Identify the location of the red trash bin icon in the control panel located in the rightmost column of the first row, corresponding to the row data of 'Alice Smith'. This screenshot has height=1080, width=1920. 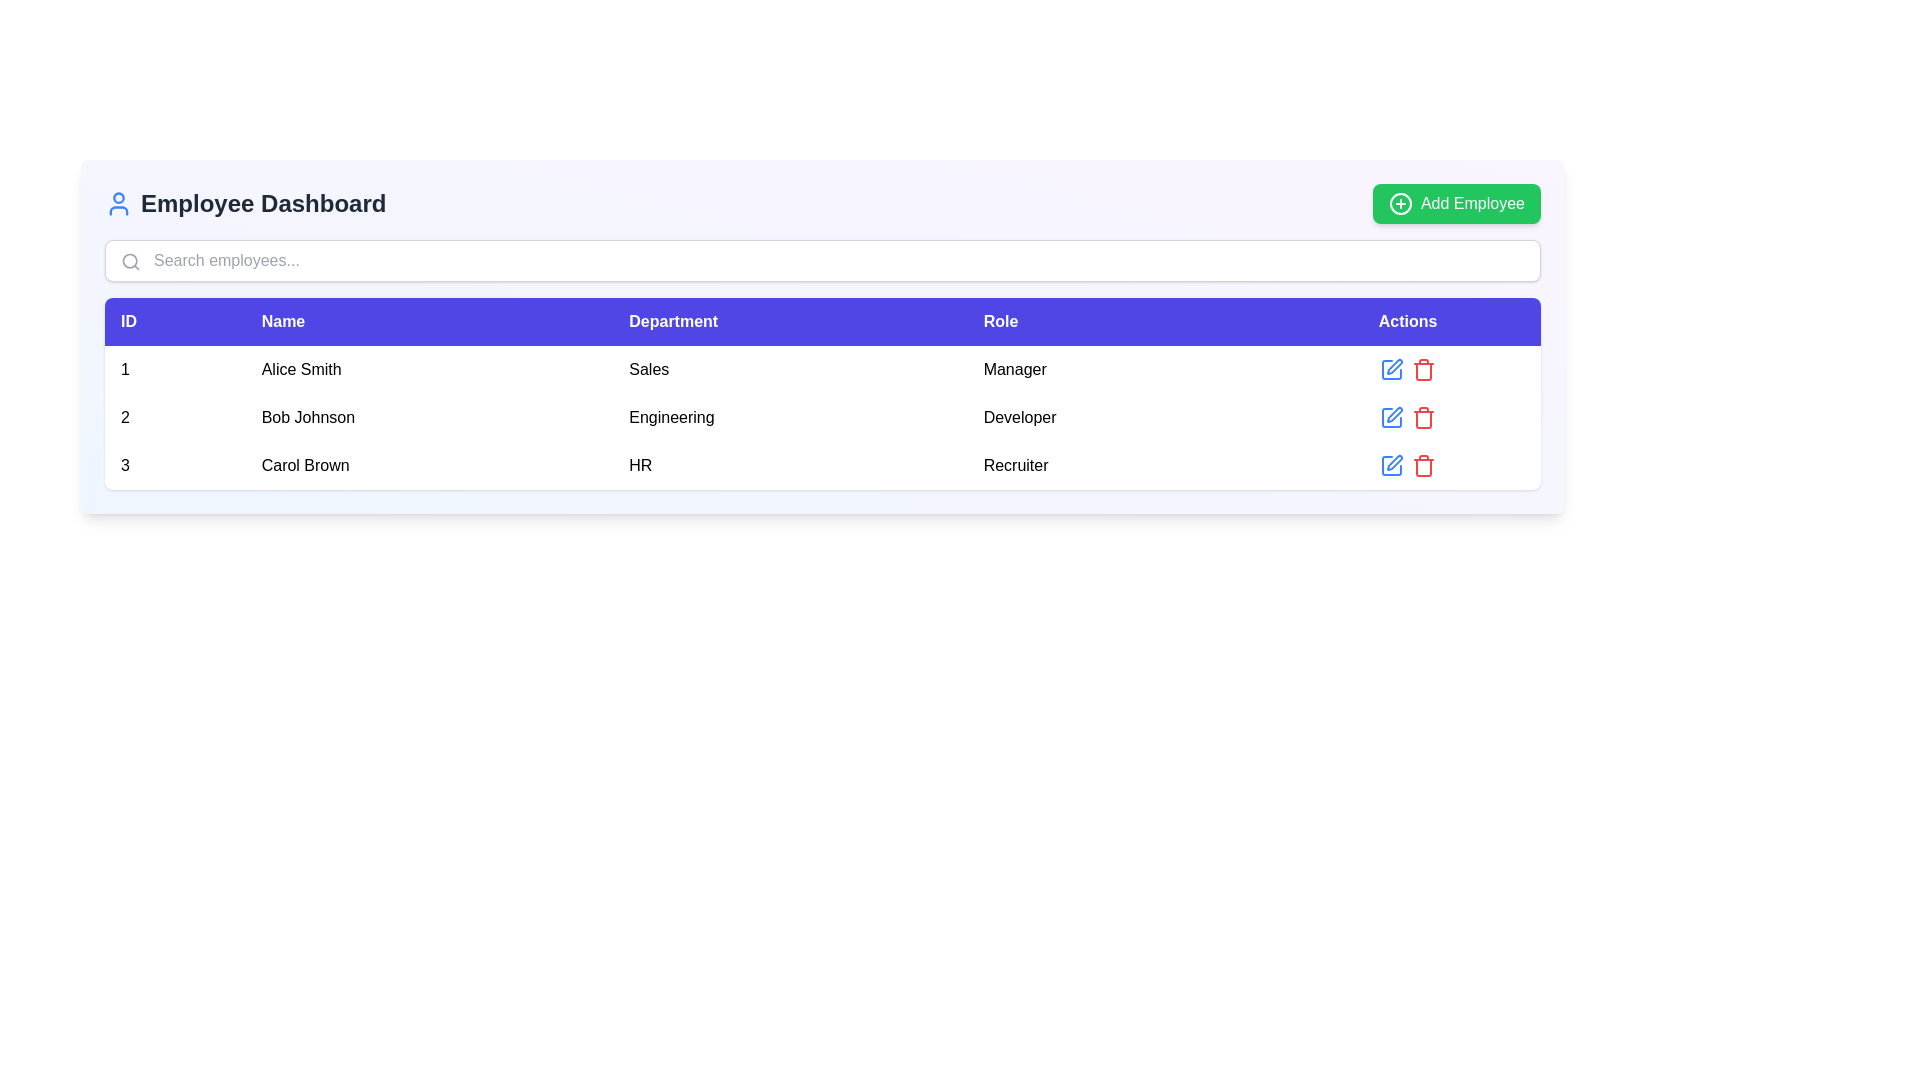
(1406, 370).